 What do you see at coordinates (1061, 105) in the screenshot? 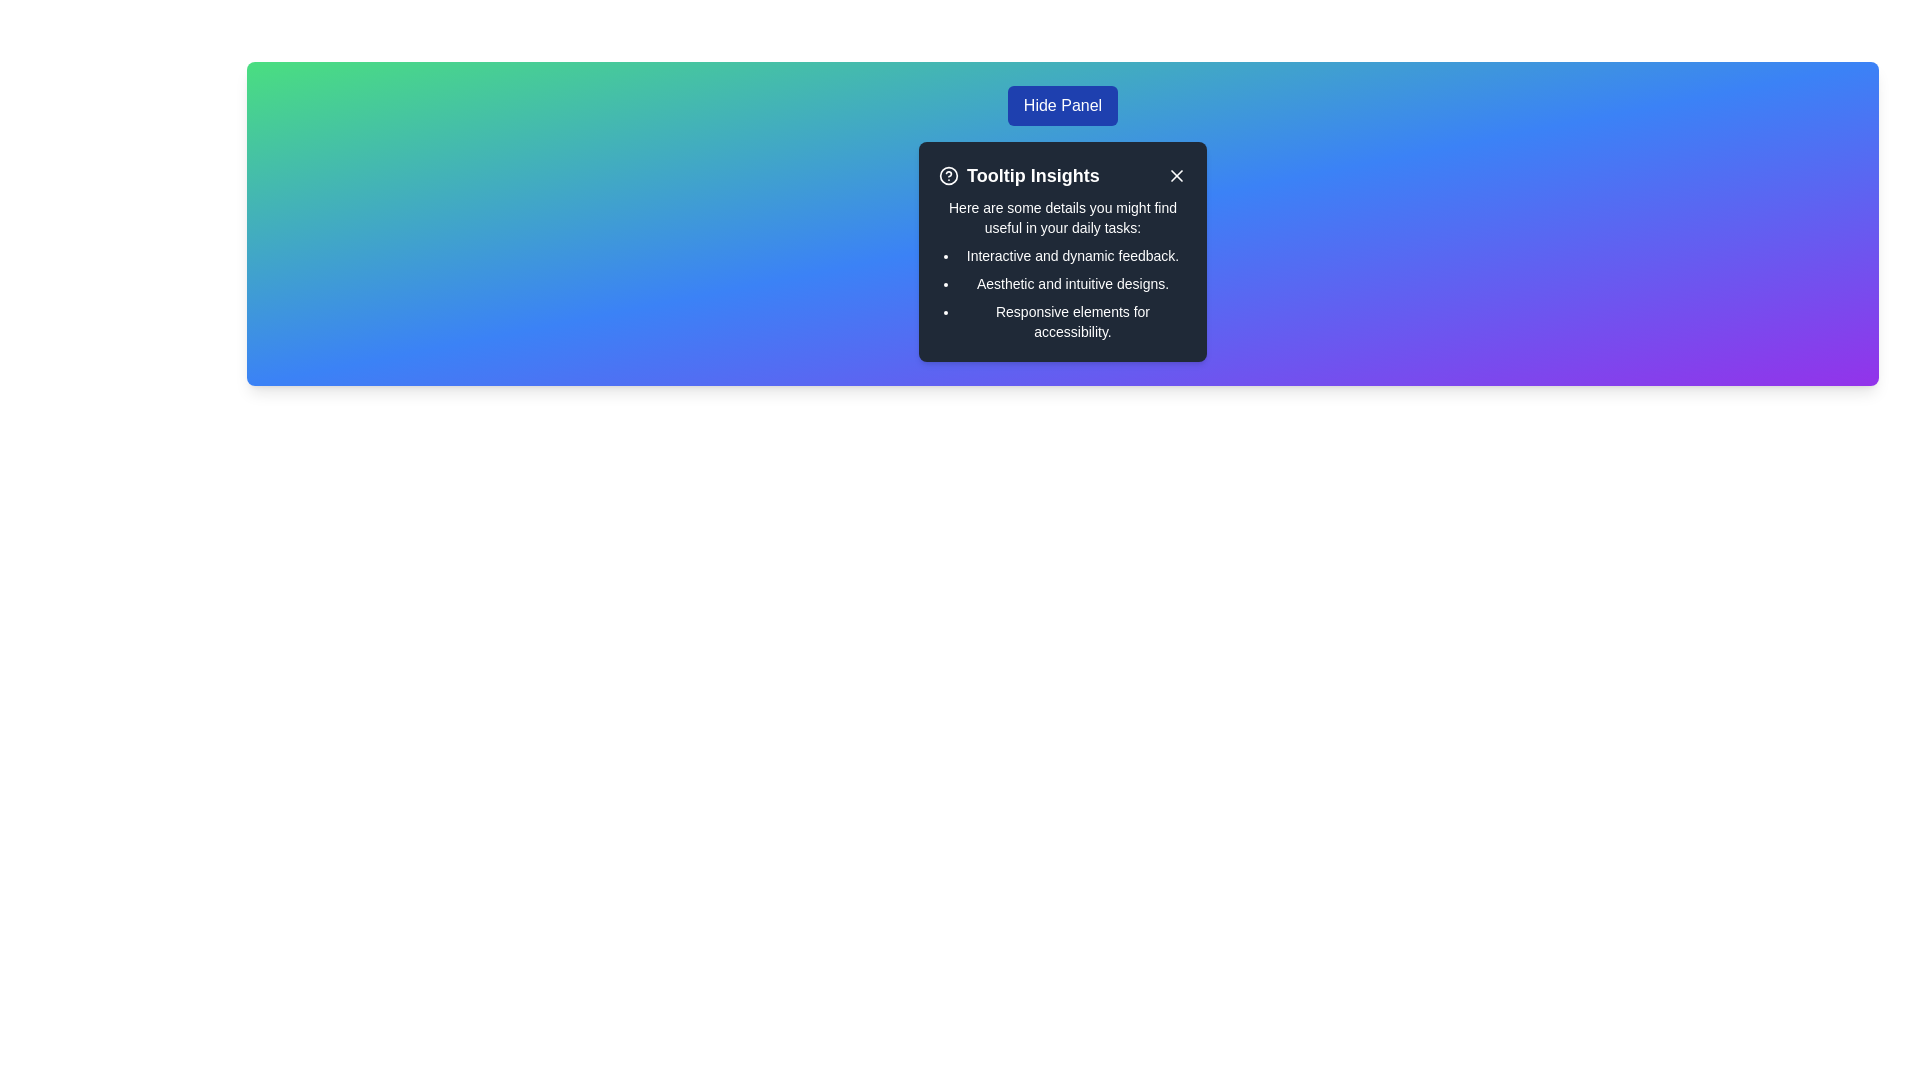
I see `the 'Hide Panel' button located at the top section of a gradient background panel, which is horizontally centered above the 'Tooltip Insights' tooltip box` at bounding box center [1061, 105].